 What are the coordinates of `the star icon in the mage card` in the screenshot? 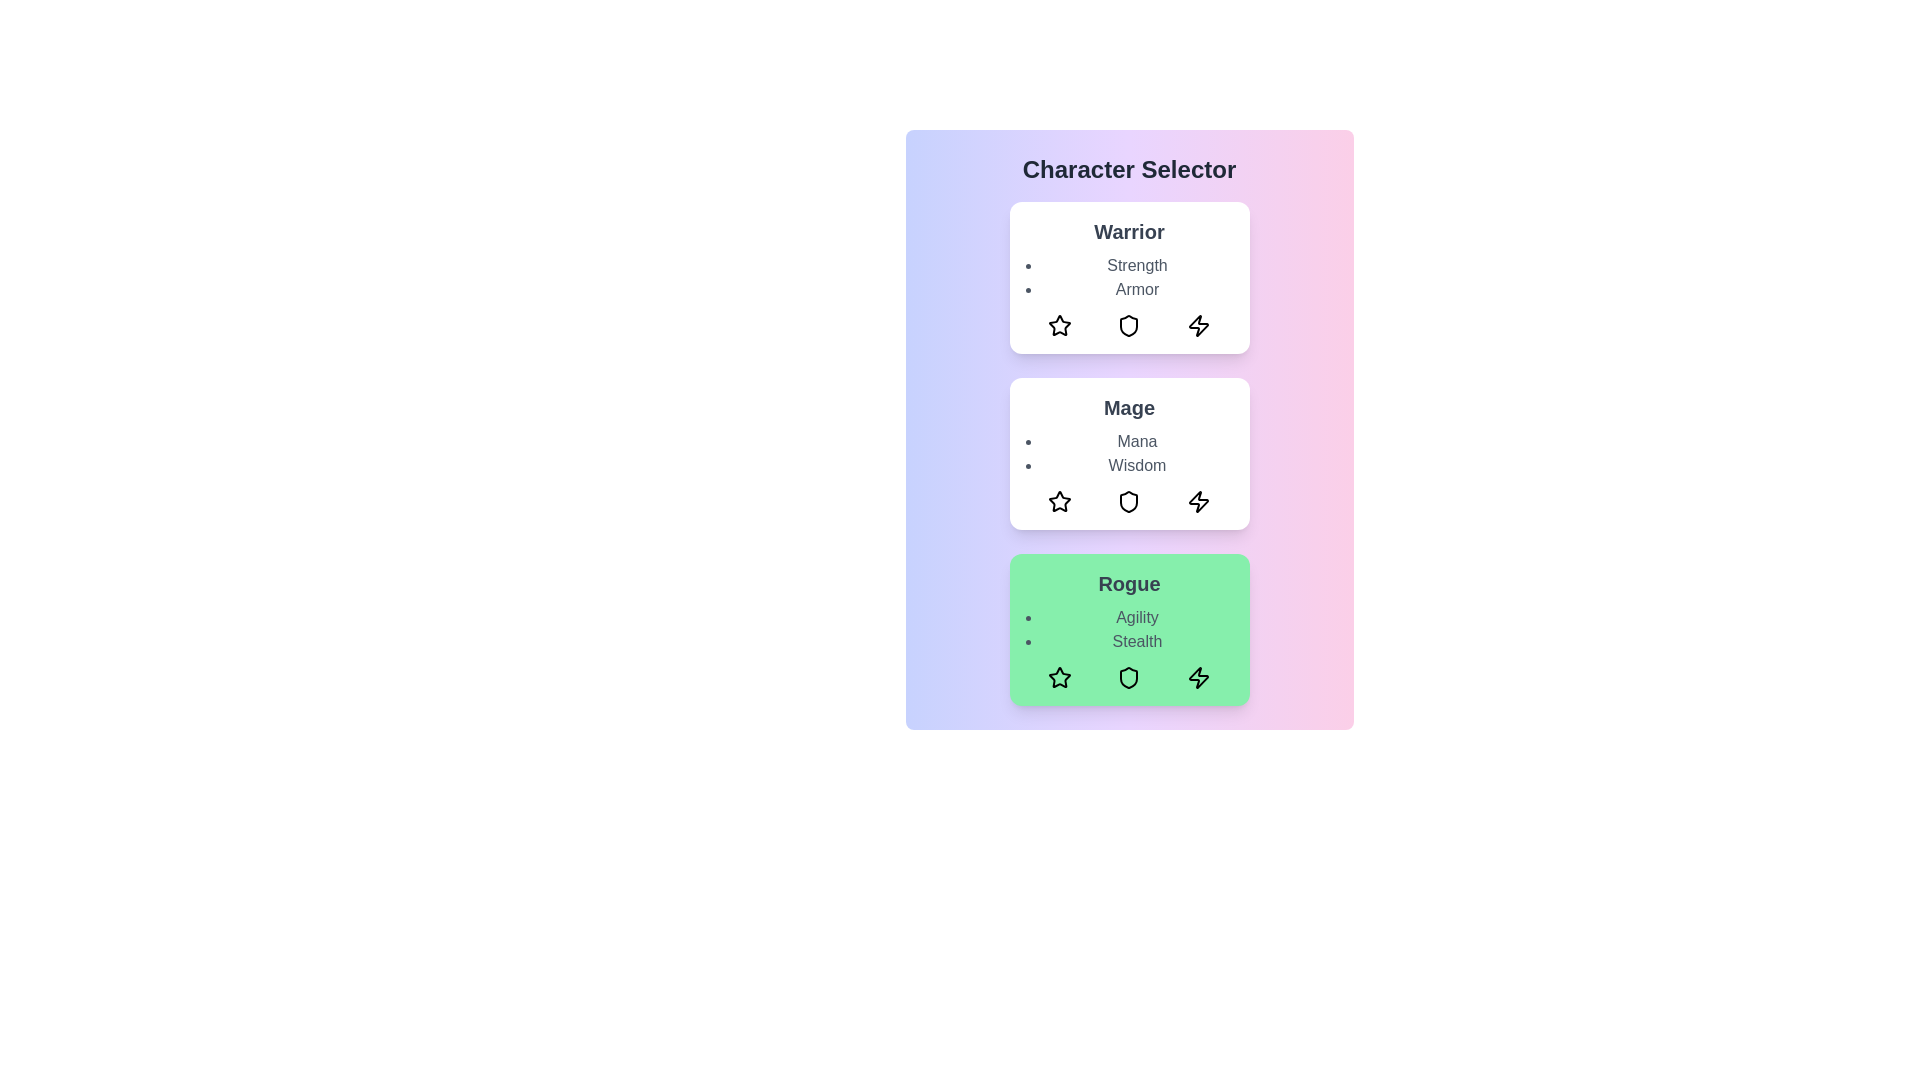 It's located at (1059, 500).